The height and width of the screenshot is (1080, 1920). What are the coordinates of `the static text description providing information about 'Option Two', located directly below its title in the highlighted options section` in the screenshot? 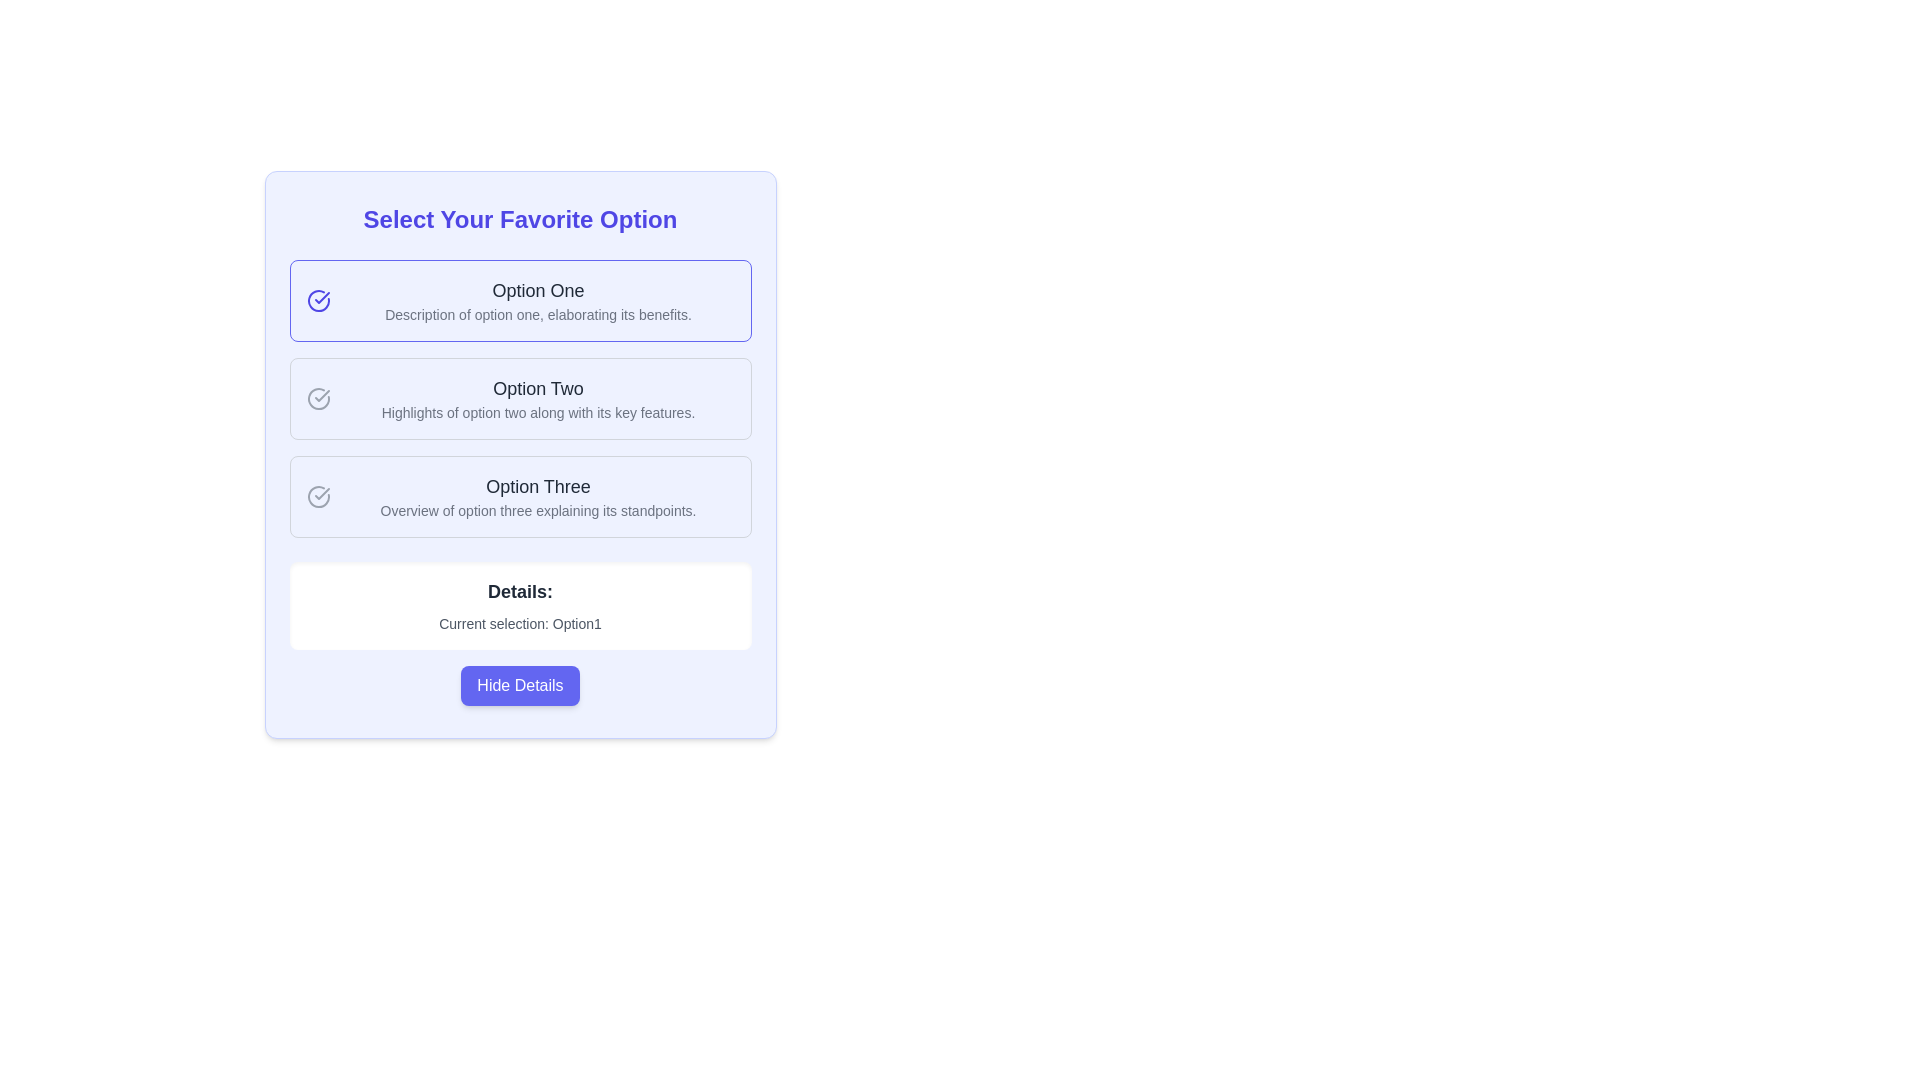 It's located at (538, 411).